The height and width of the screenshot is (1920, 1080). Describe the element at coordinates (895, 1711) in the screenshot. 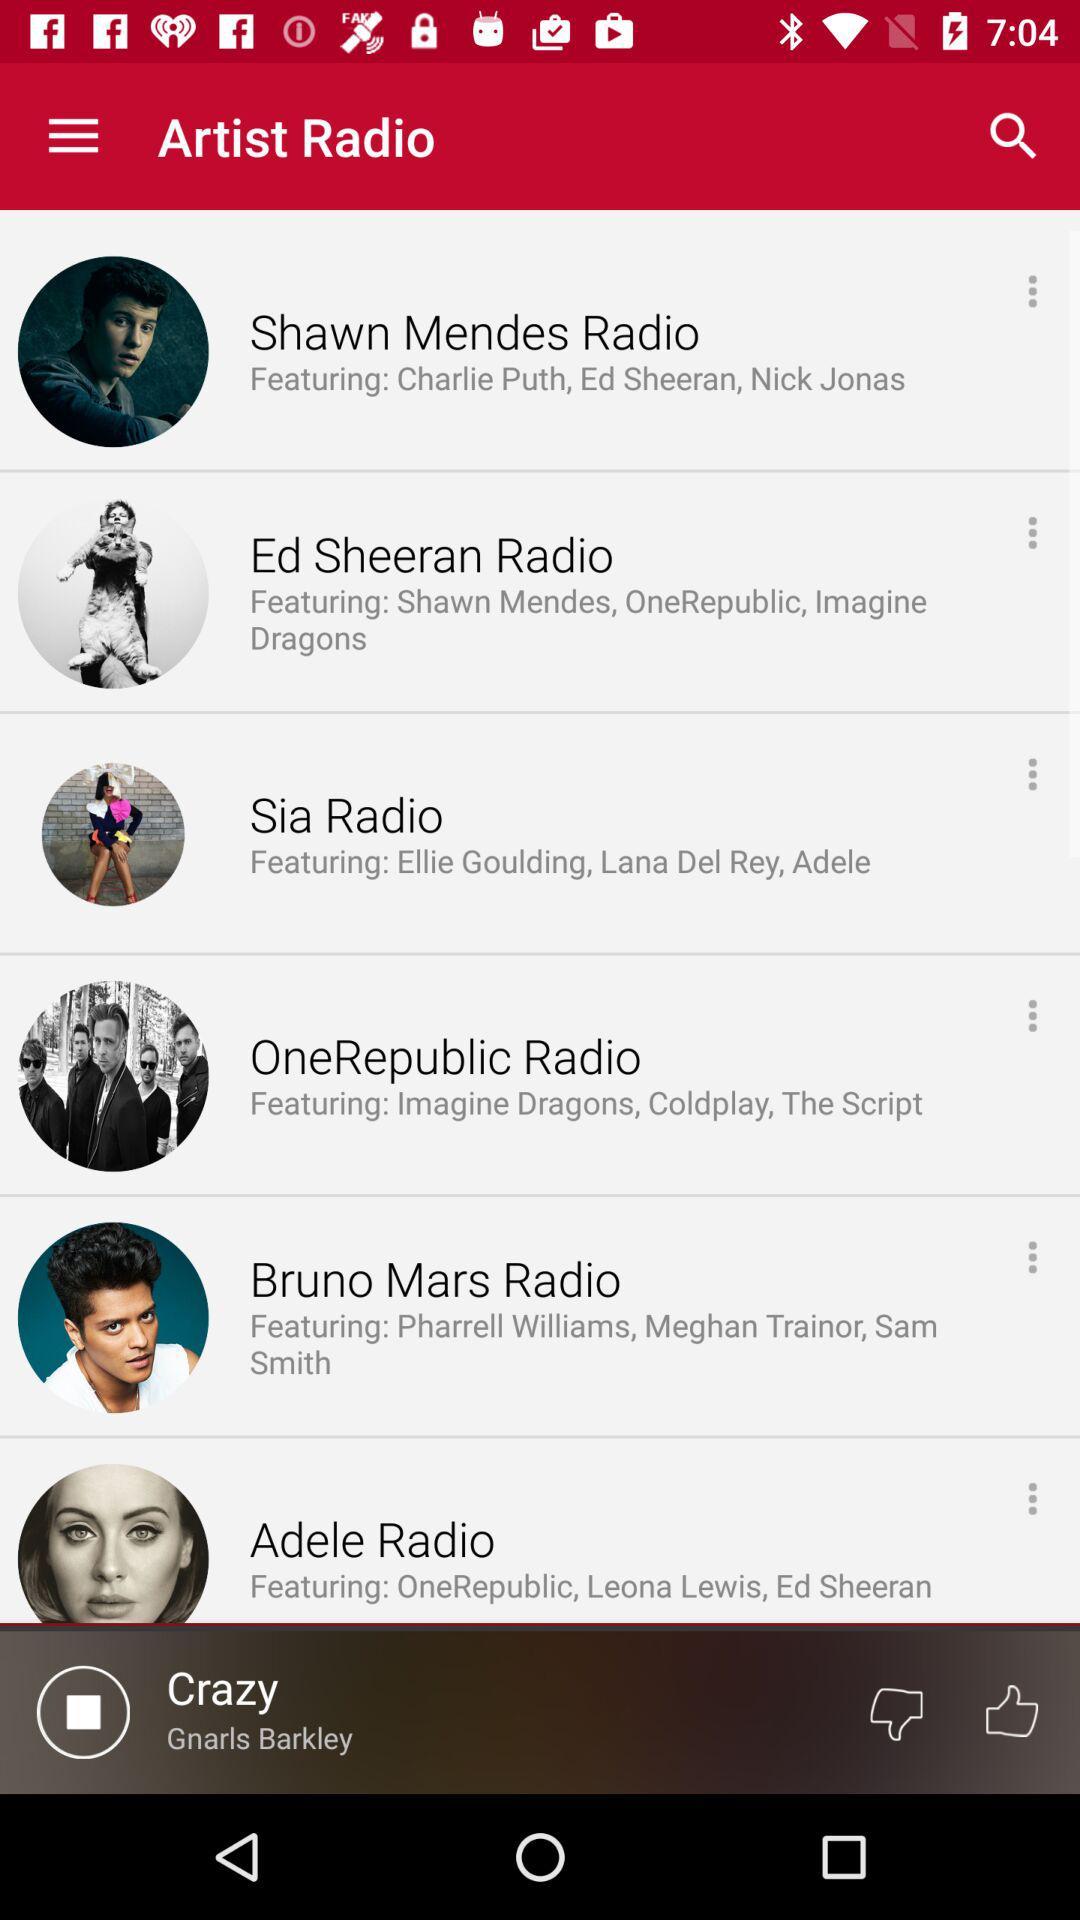

I see `the thumbs_down icon` at that location.